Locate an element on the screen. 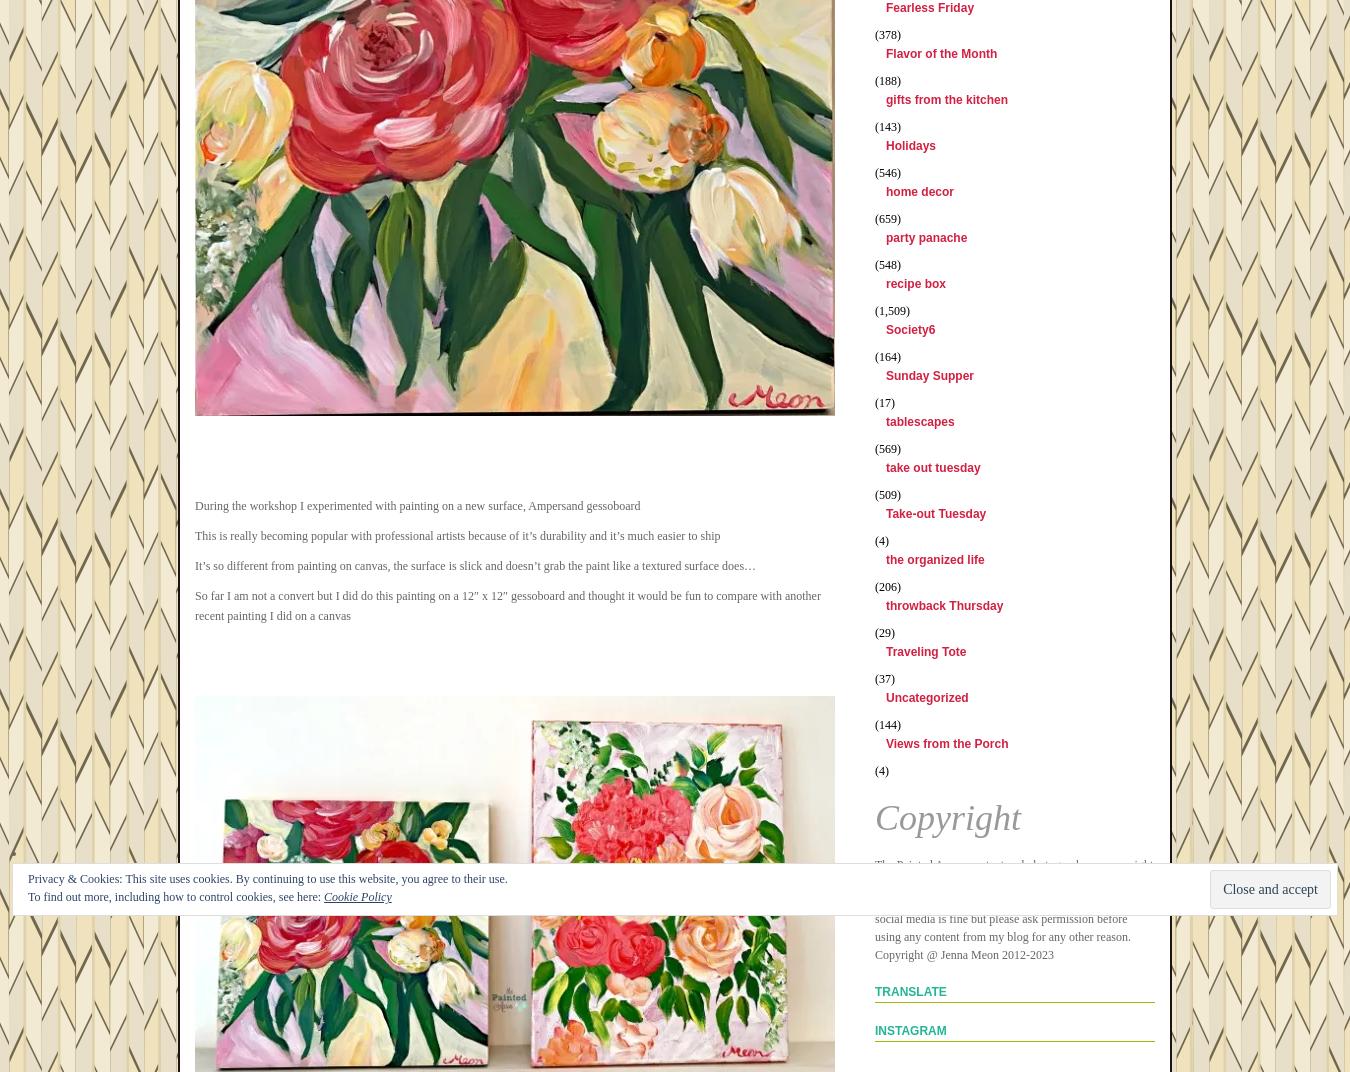 The height and width of the screenshot is (1072, 1350). 'Flavor of the Month' is located at coordinates (940, 53).